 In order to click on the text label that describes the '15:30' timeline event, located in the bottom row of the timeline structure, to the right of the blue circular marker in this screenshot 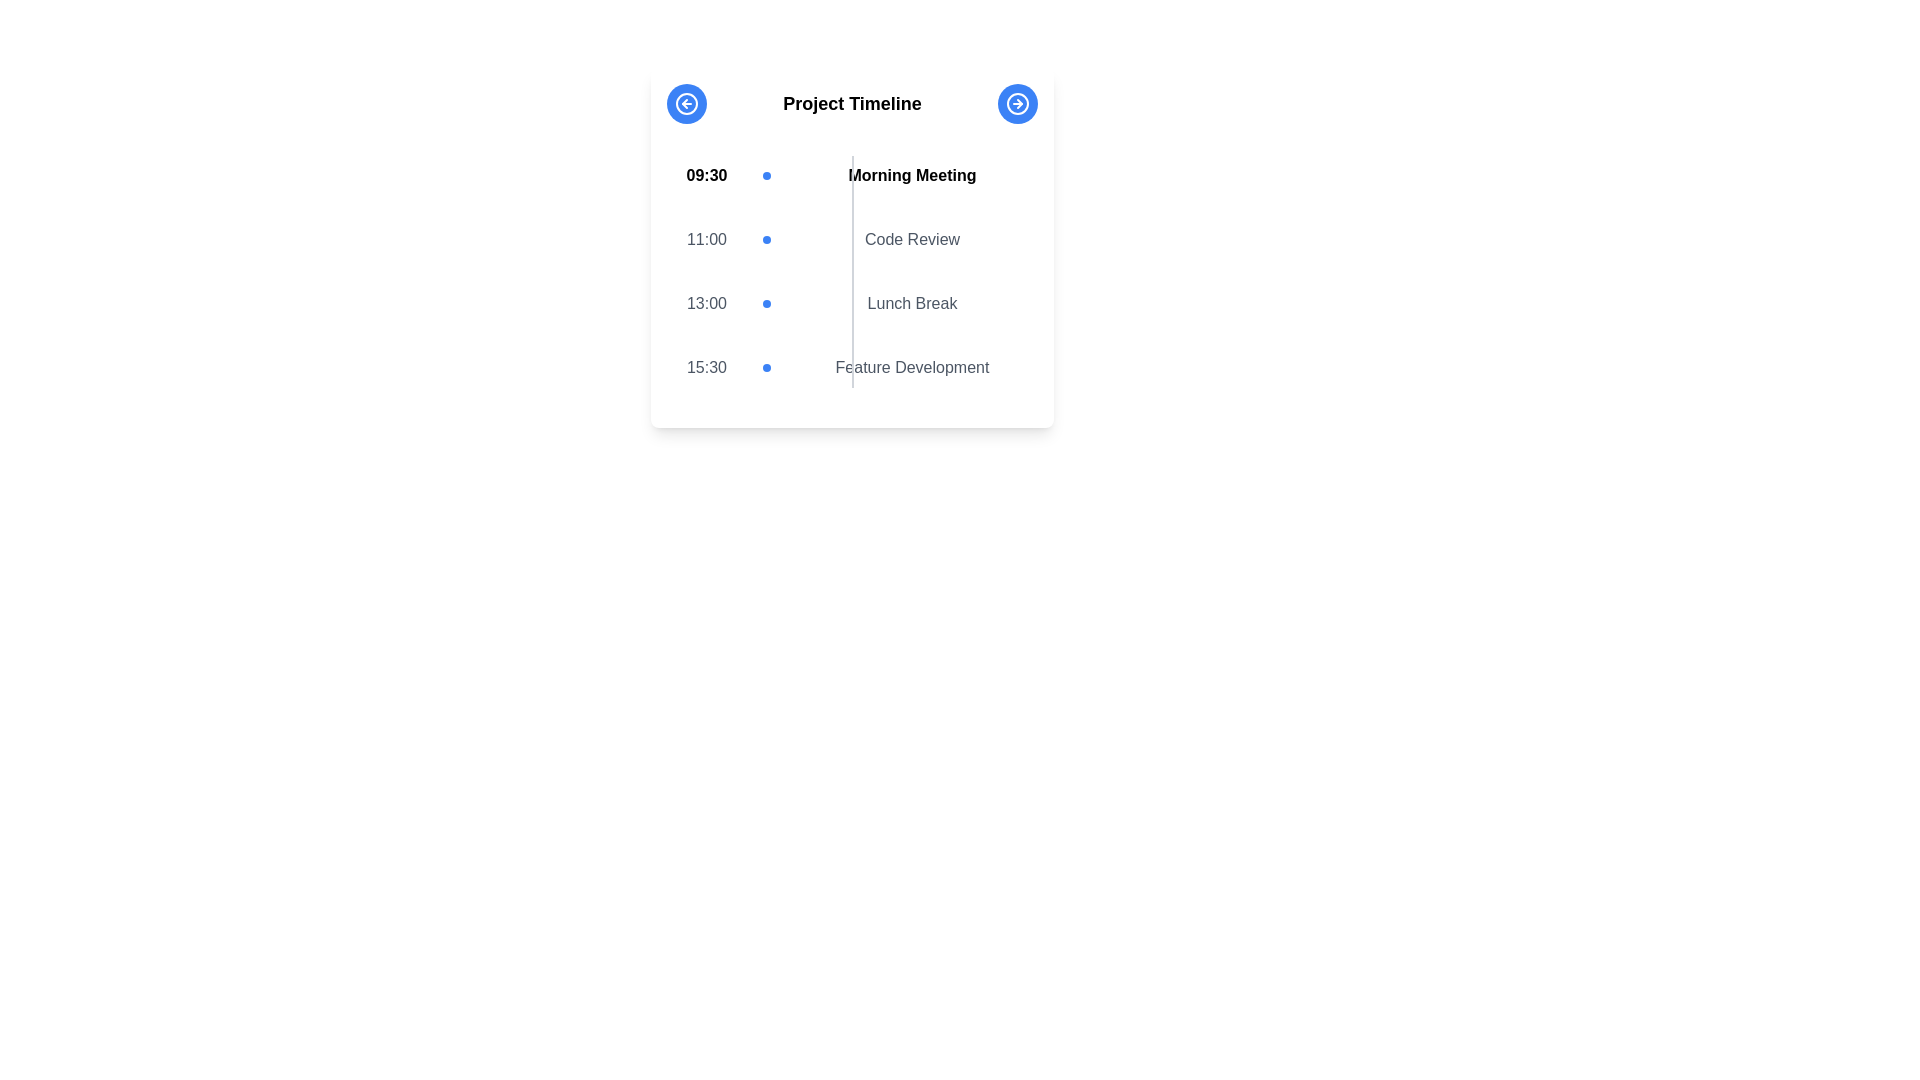, I will do `click(911, 367)`.